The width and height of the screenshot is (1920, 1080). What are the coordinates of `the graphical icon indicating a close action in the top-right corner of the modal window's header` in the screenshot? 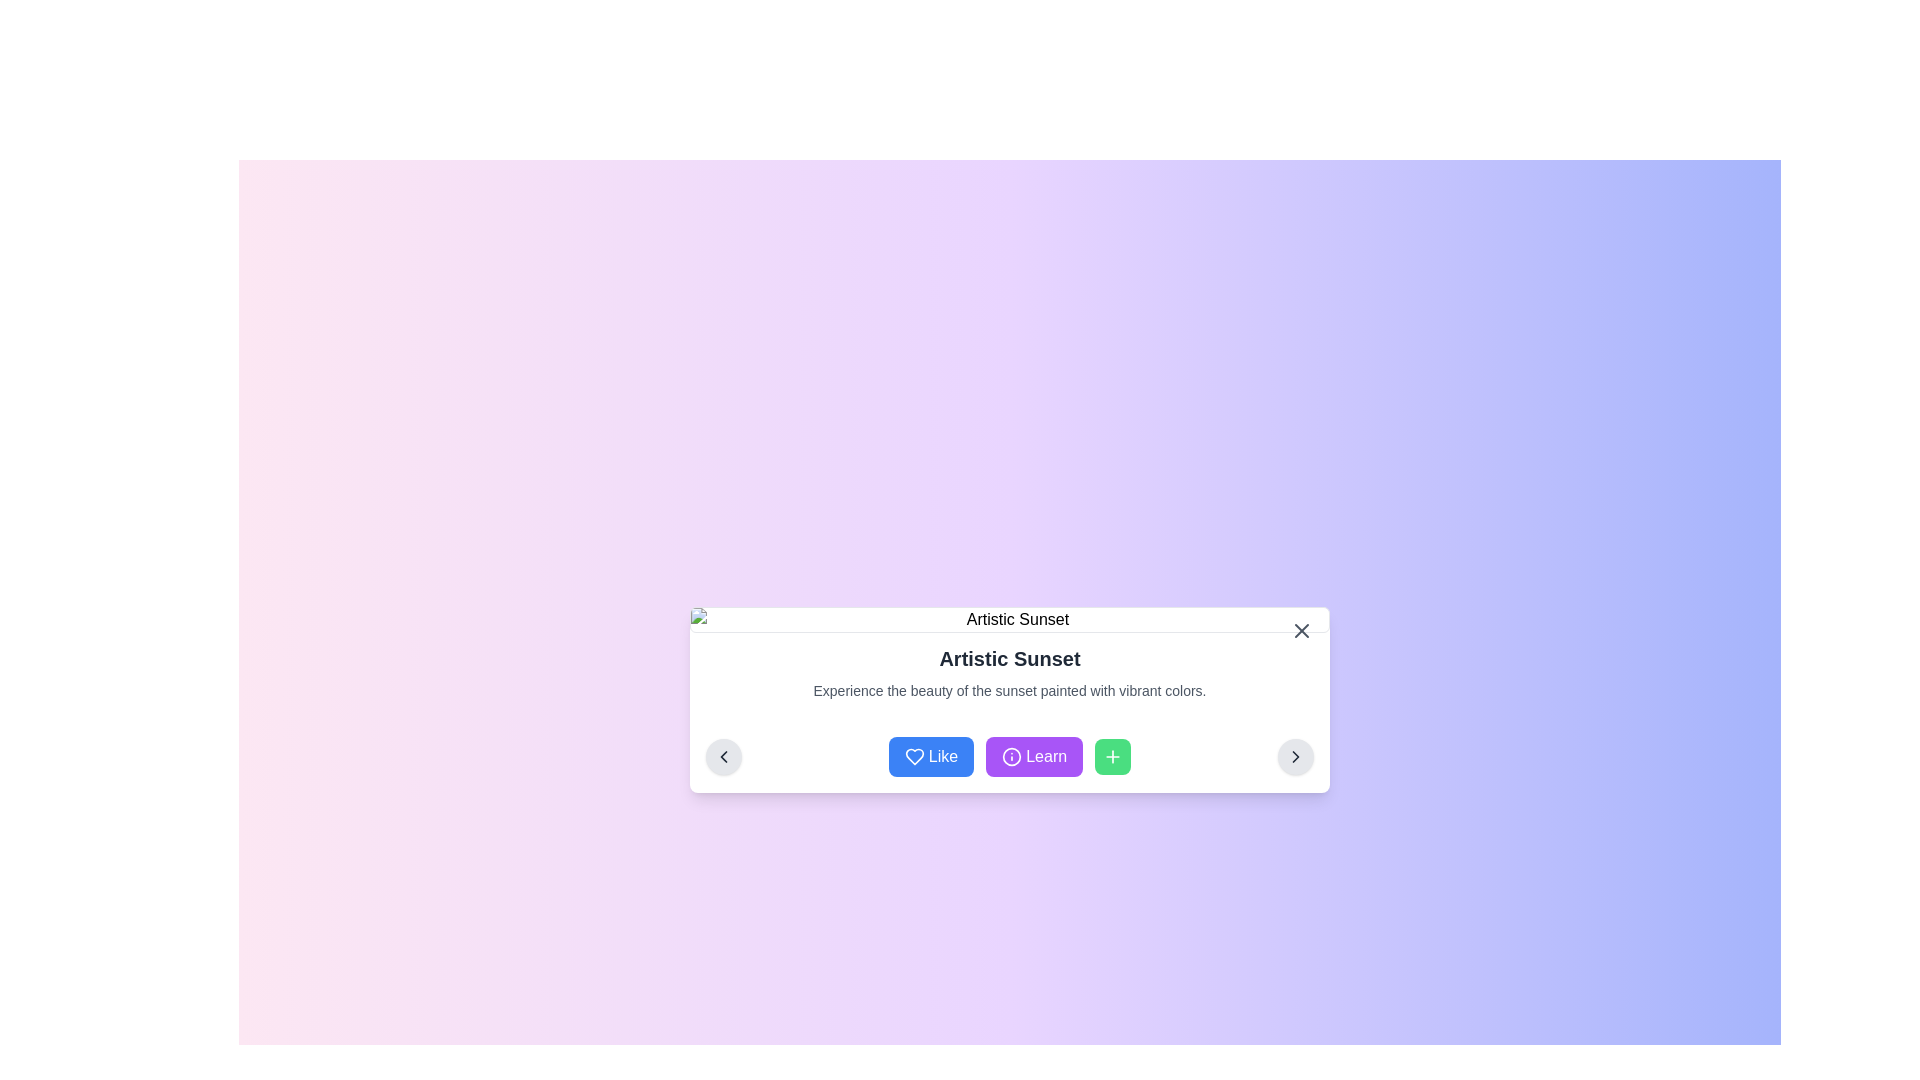 It's located at (1301, 631).